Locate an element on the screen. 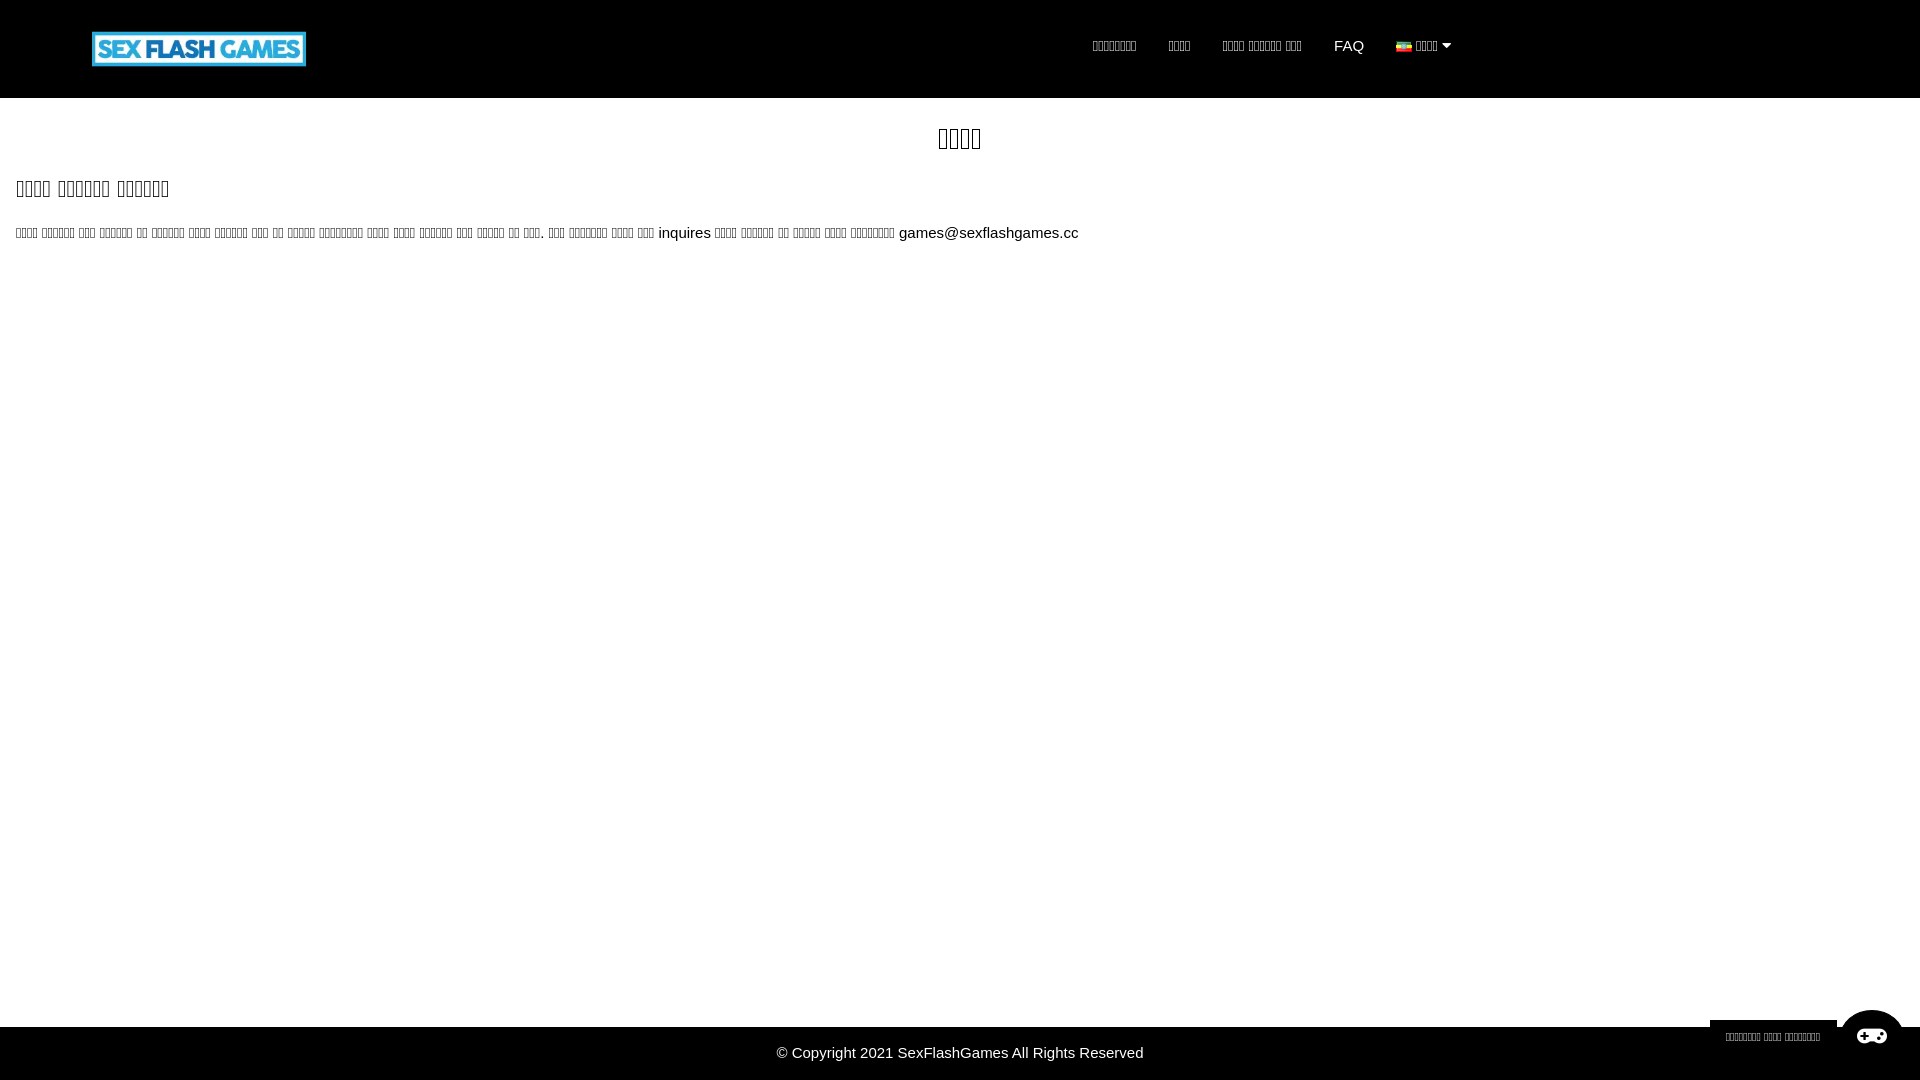  'FAQ' is located at coordinates (1348, 45).